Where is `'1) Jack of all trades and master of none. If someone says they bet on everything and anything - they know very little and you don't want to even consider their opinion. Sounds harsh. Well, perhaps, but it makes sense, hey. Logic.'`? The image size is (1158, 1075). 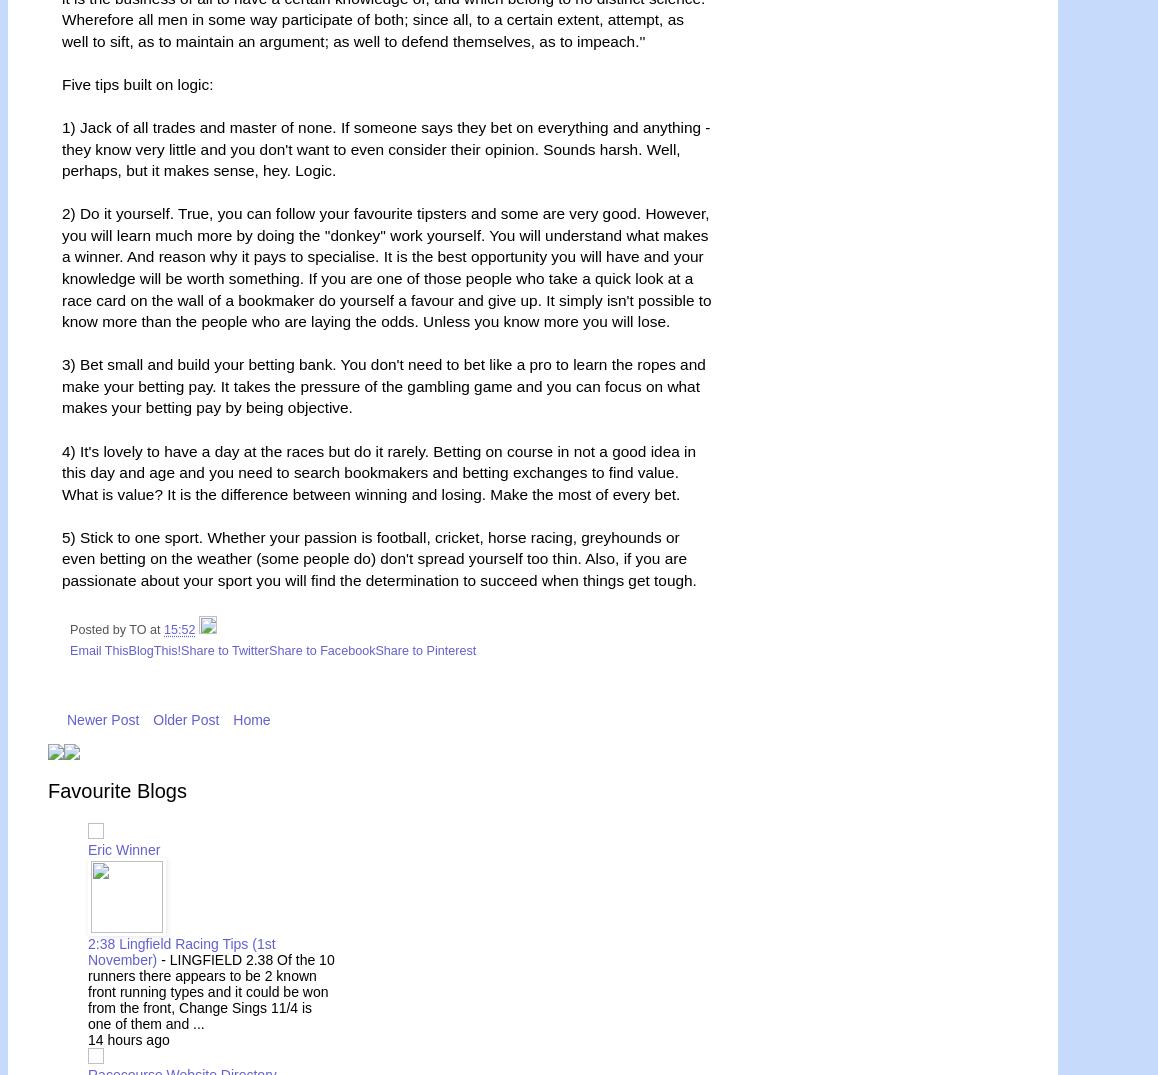 '1) Jack of all trades and master of none. If someone says they bet on everything and anything - they know very little and you don't want to even consider their opinion. Sounds harsh. Well, perhaps, but it makes sense, hey. Logic.' is located at coordinates (384, 148).